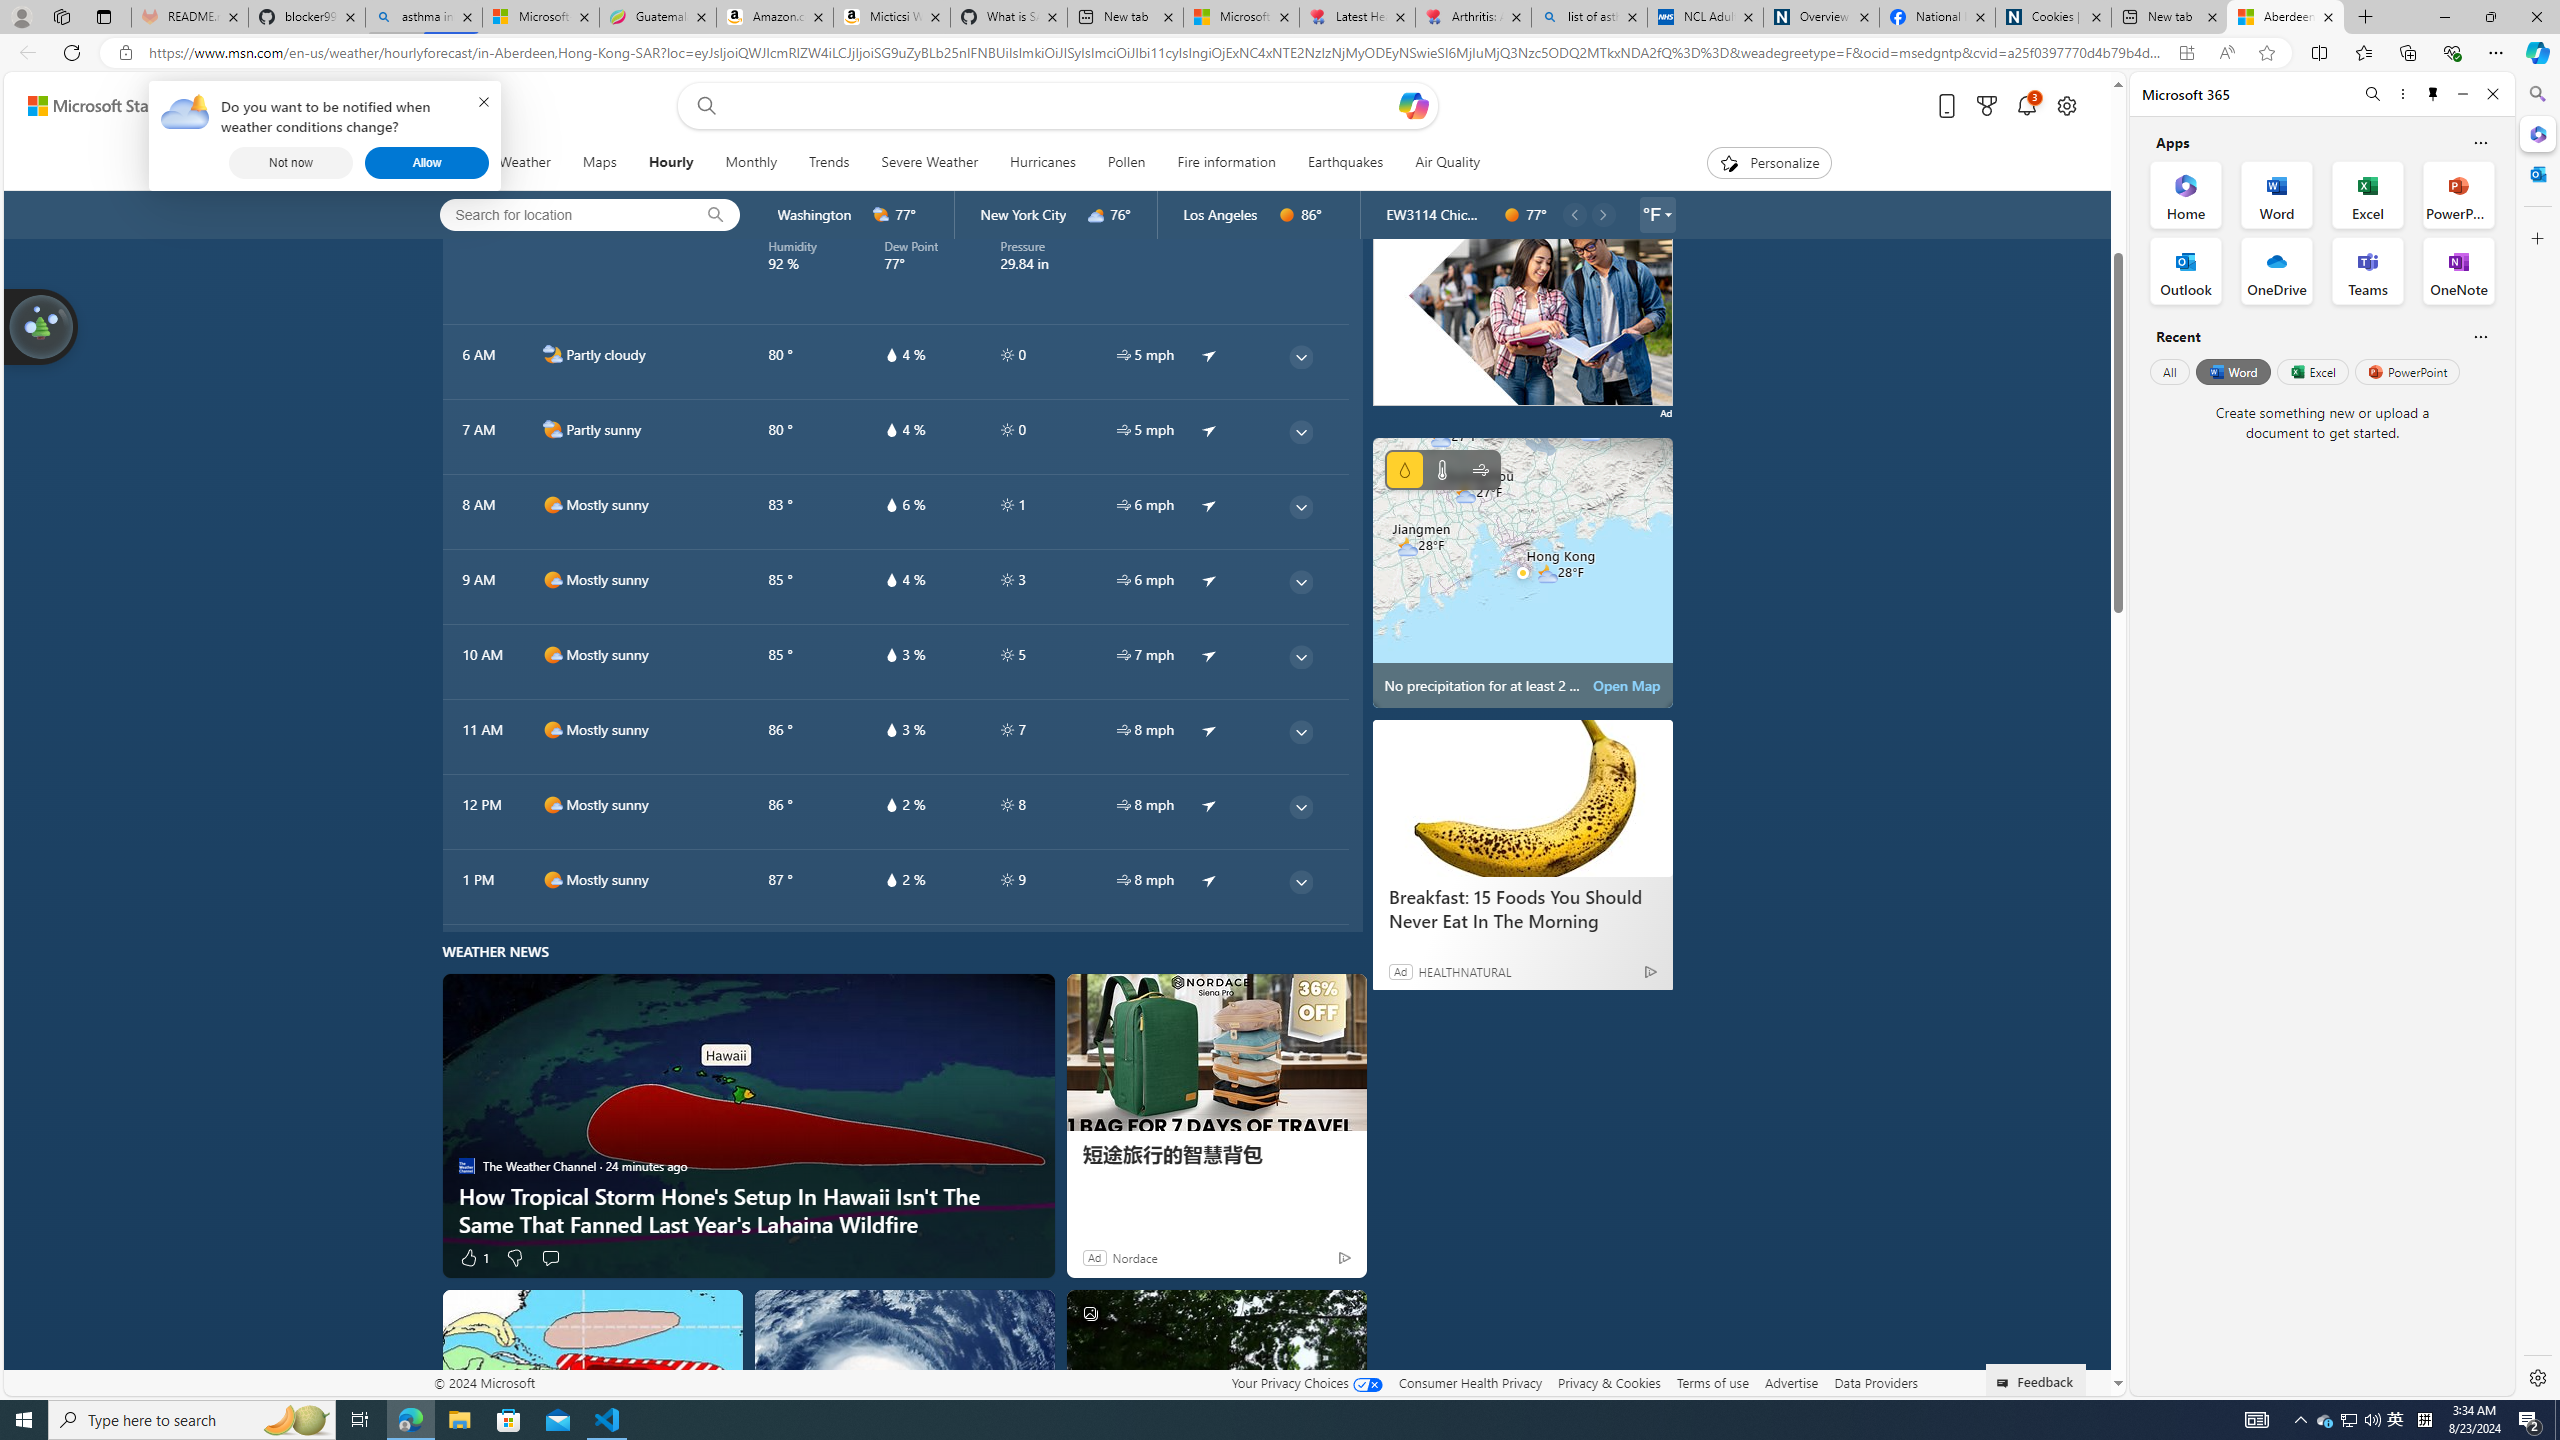  Describe the element at coordinates (1447, 162) in the screenshot. I see `'Air Quality'` at that location.